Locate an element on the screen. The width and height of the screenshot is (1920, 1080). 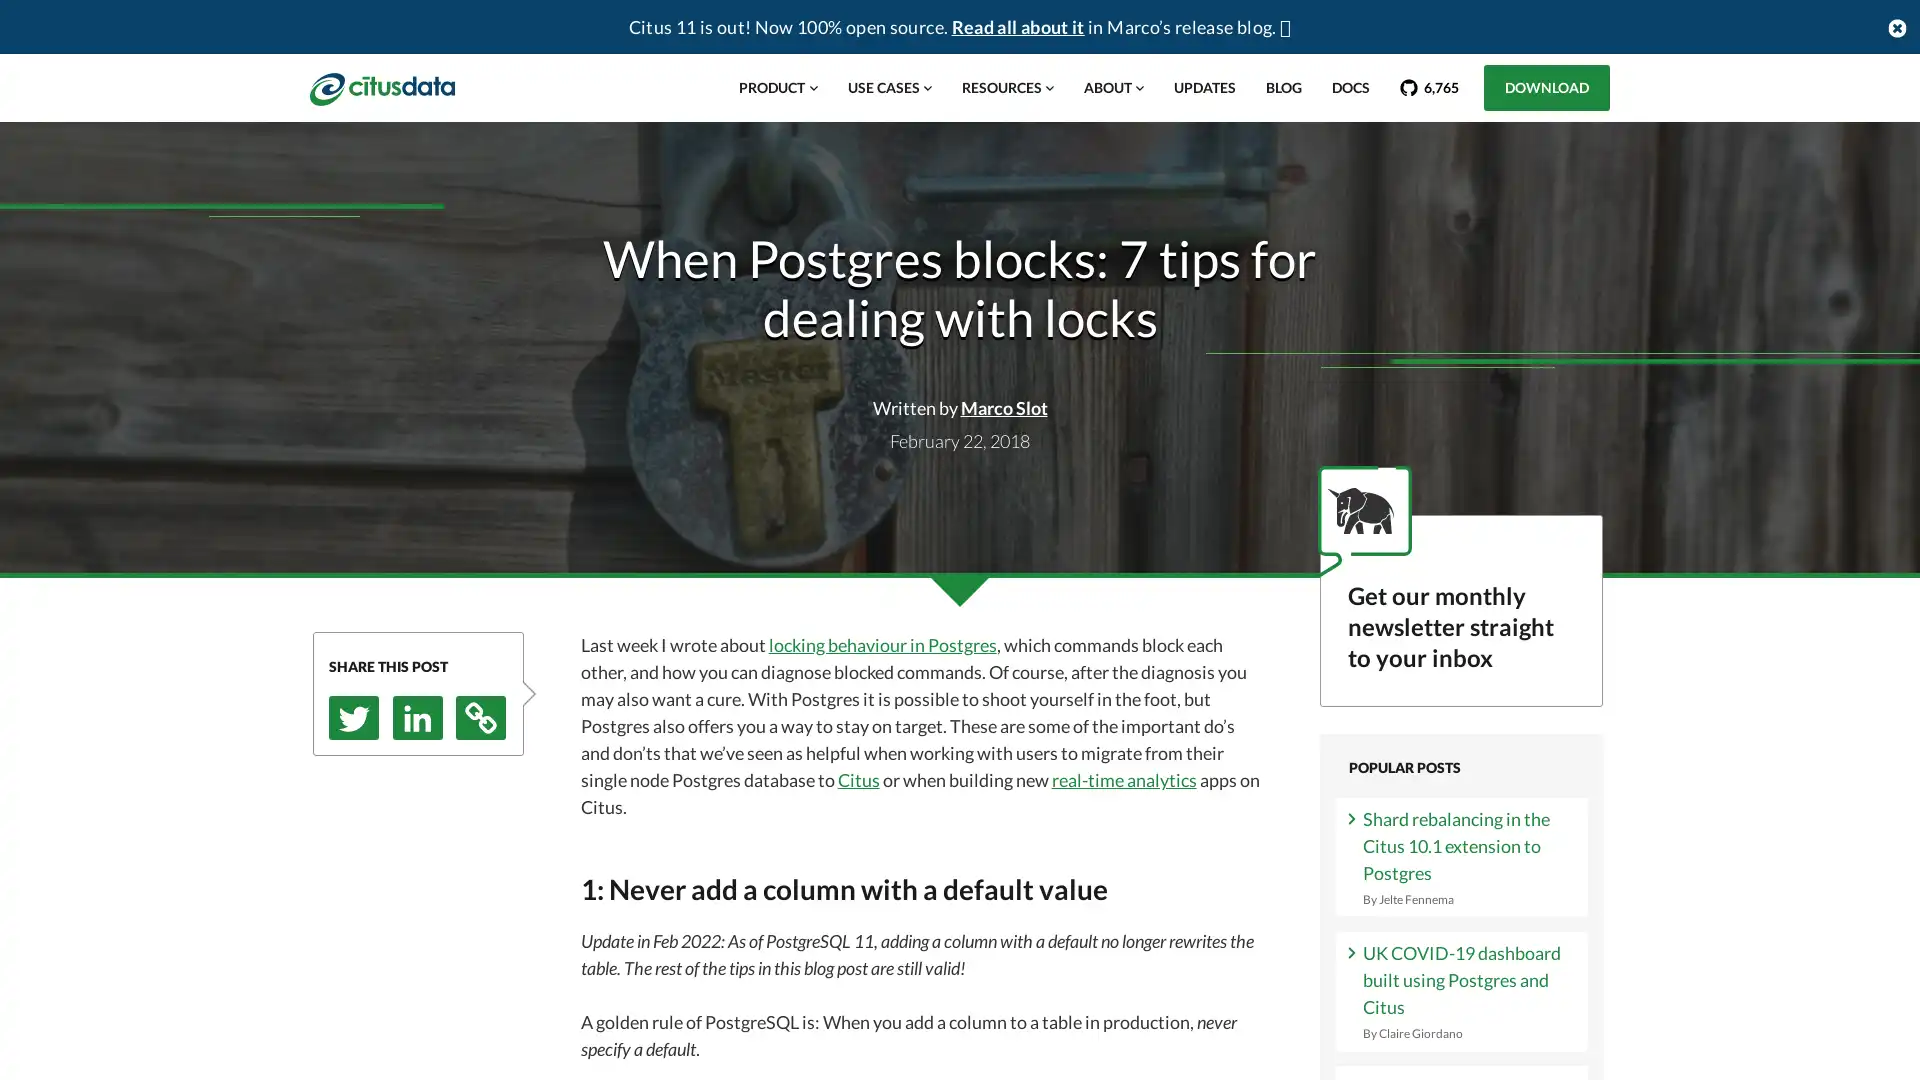
Copy link is located at coordinates (480, 716).